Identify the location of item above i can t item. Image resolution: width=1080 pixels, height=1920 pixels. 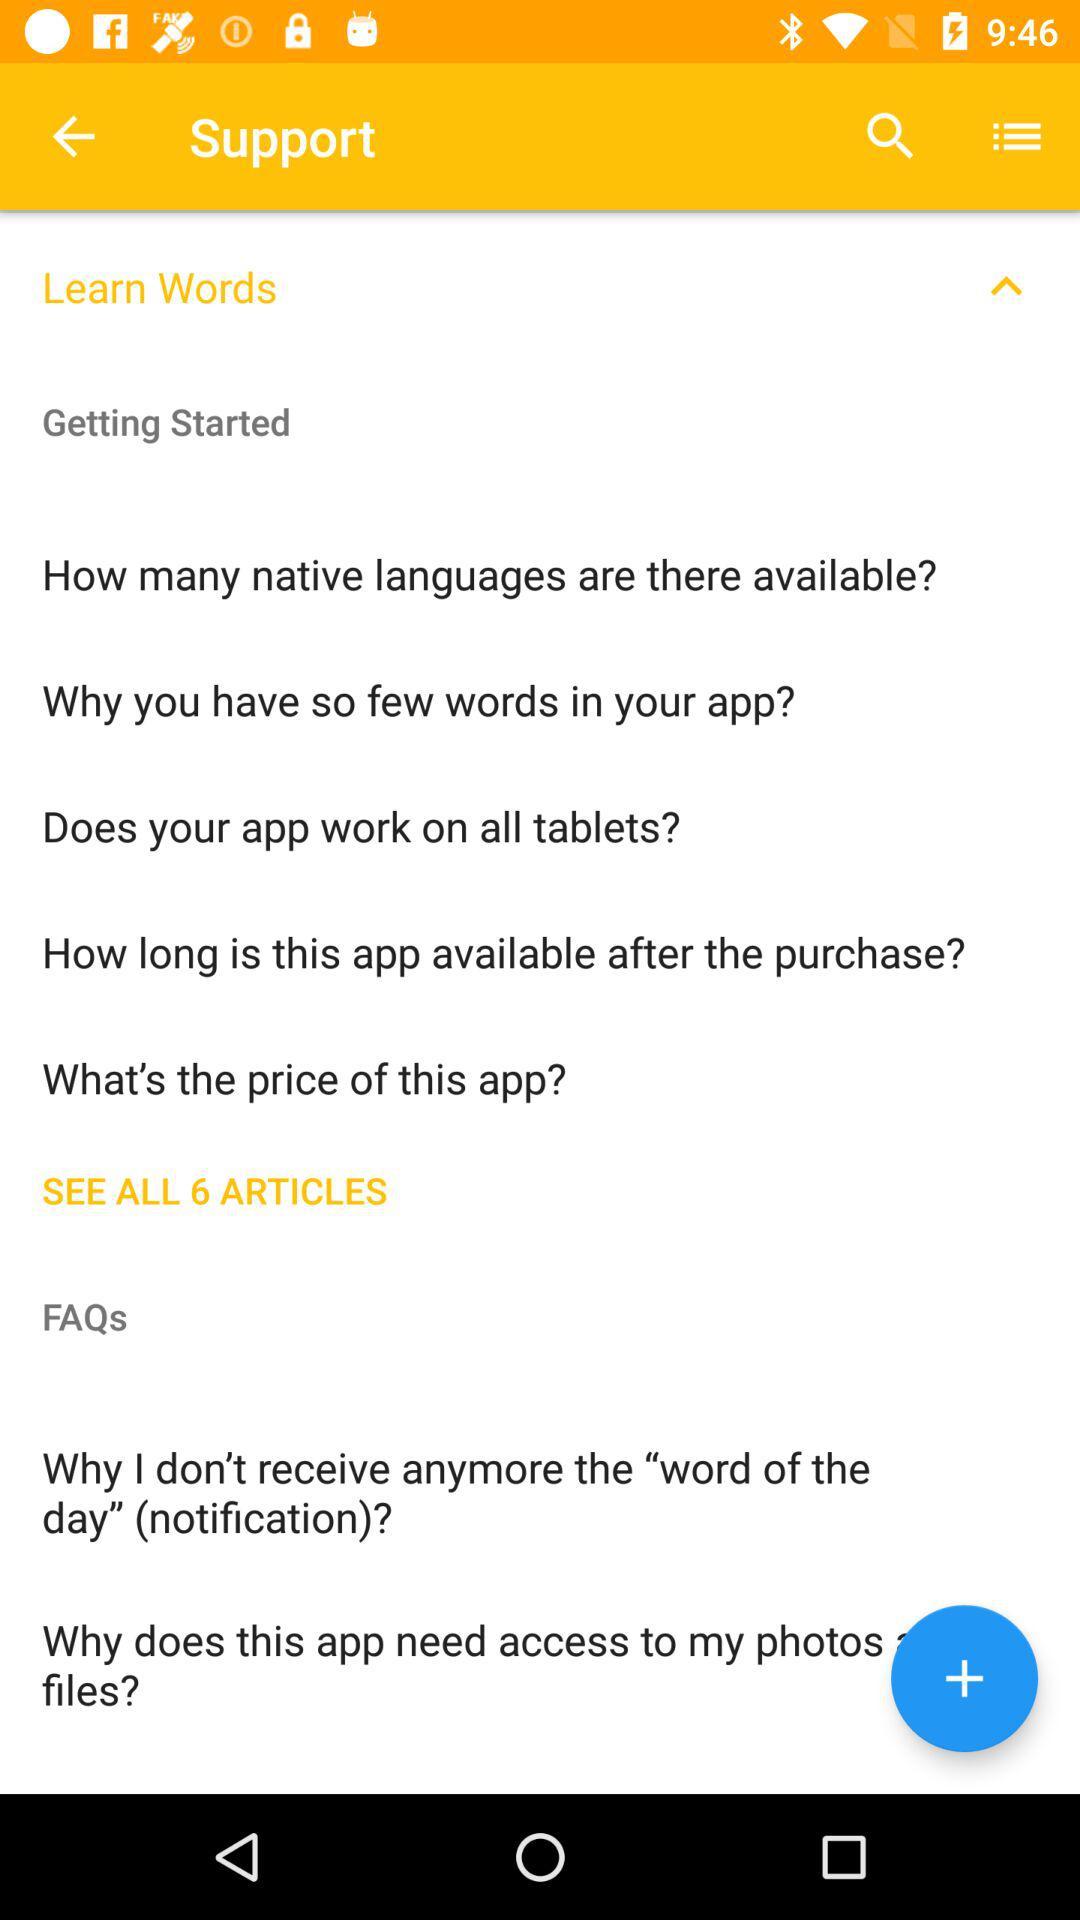
(540, 1662).